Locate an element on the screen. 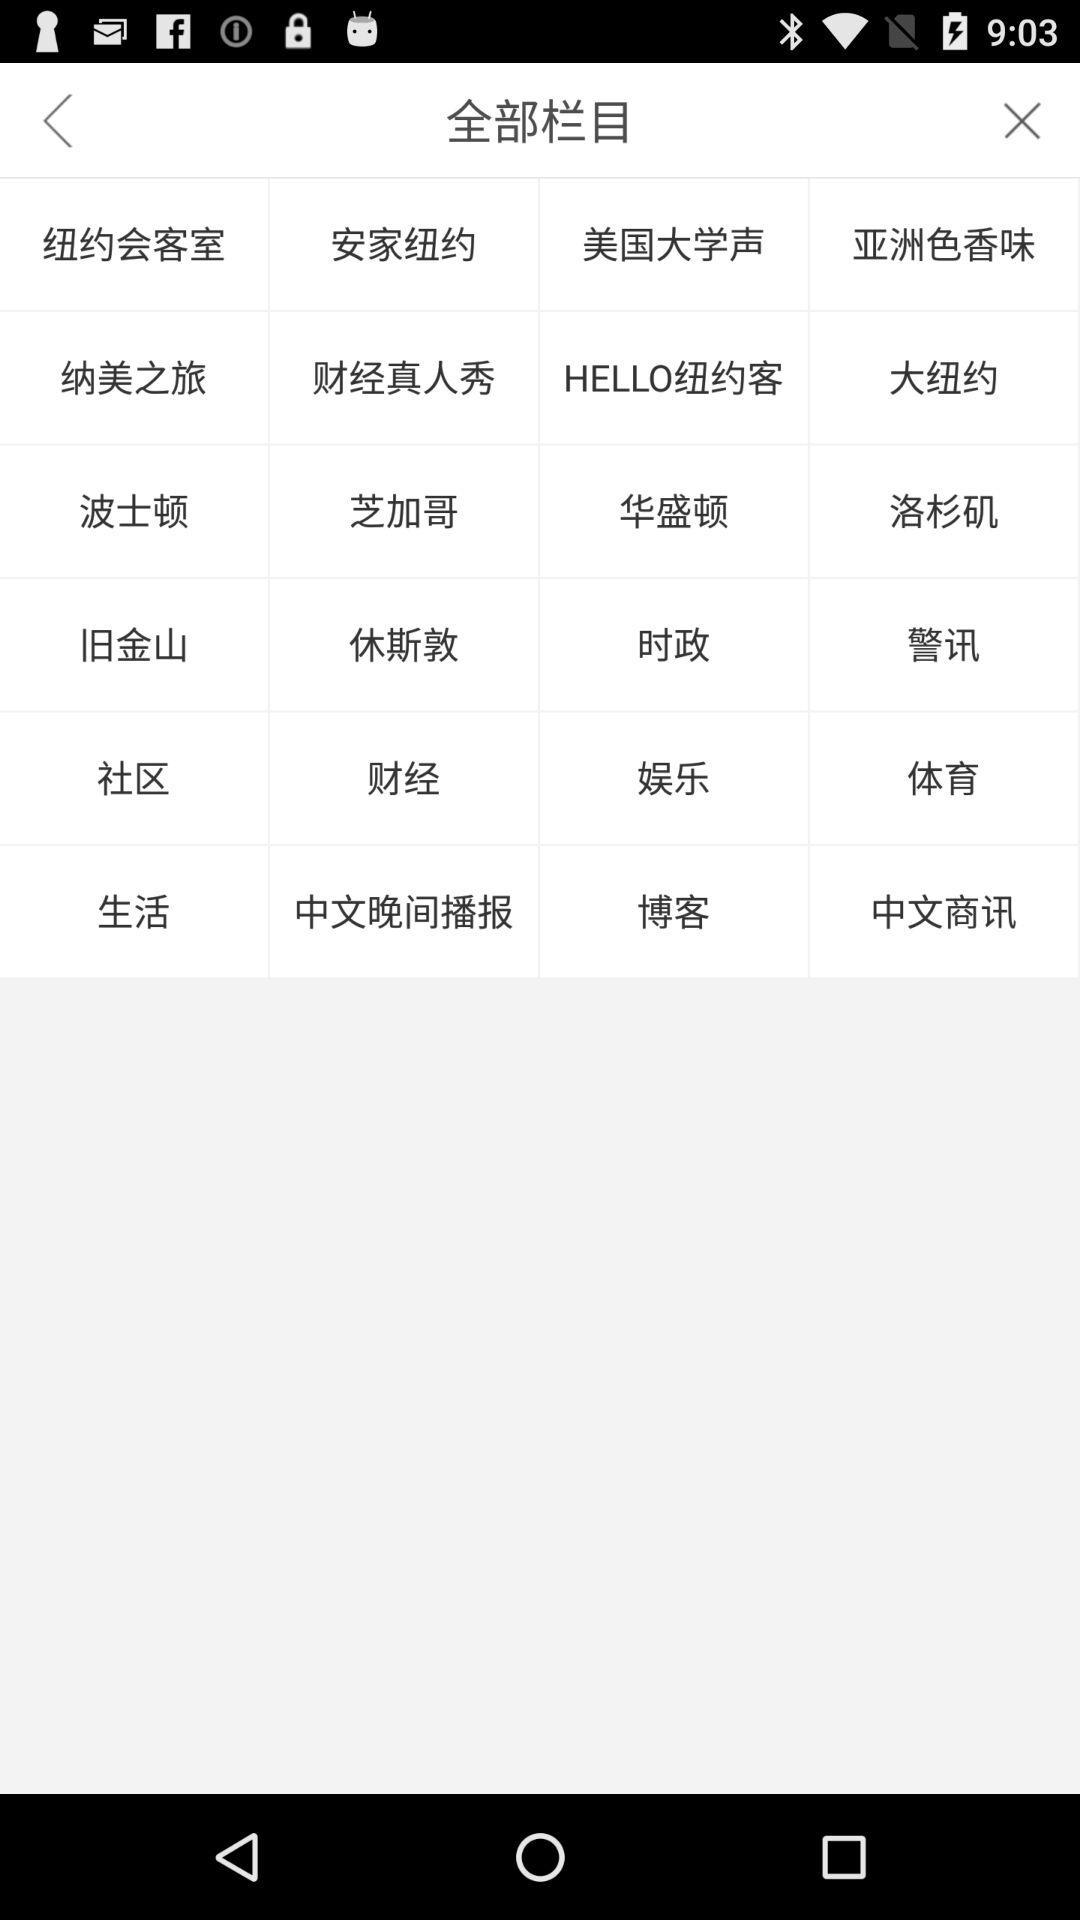 This screenshot has width=1080, height=1920. the close icon is located at coordinates (1022, 128).